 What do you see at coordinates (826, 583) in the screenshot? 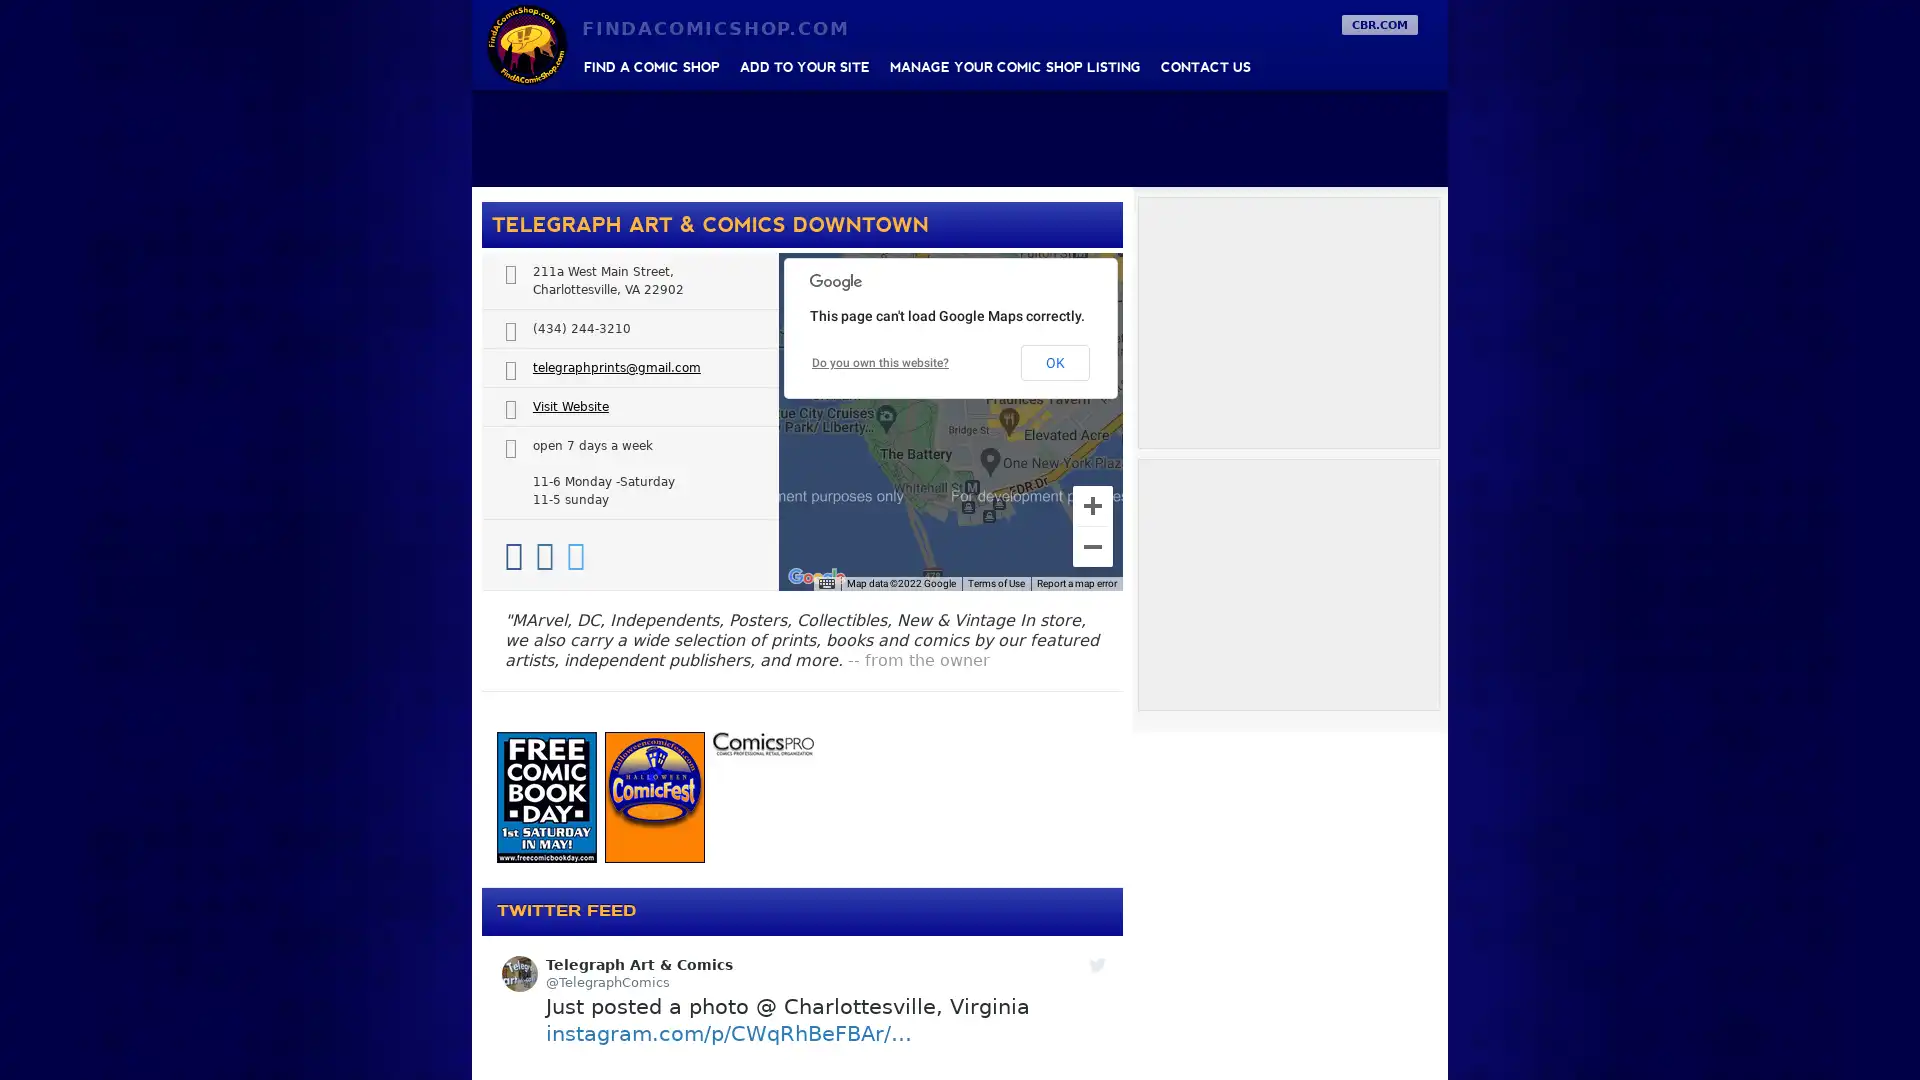
I see `Keyboard shortcuts` at bounding box center [826, 583].